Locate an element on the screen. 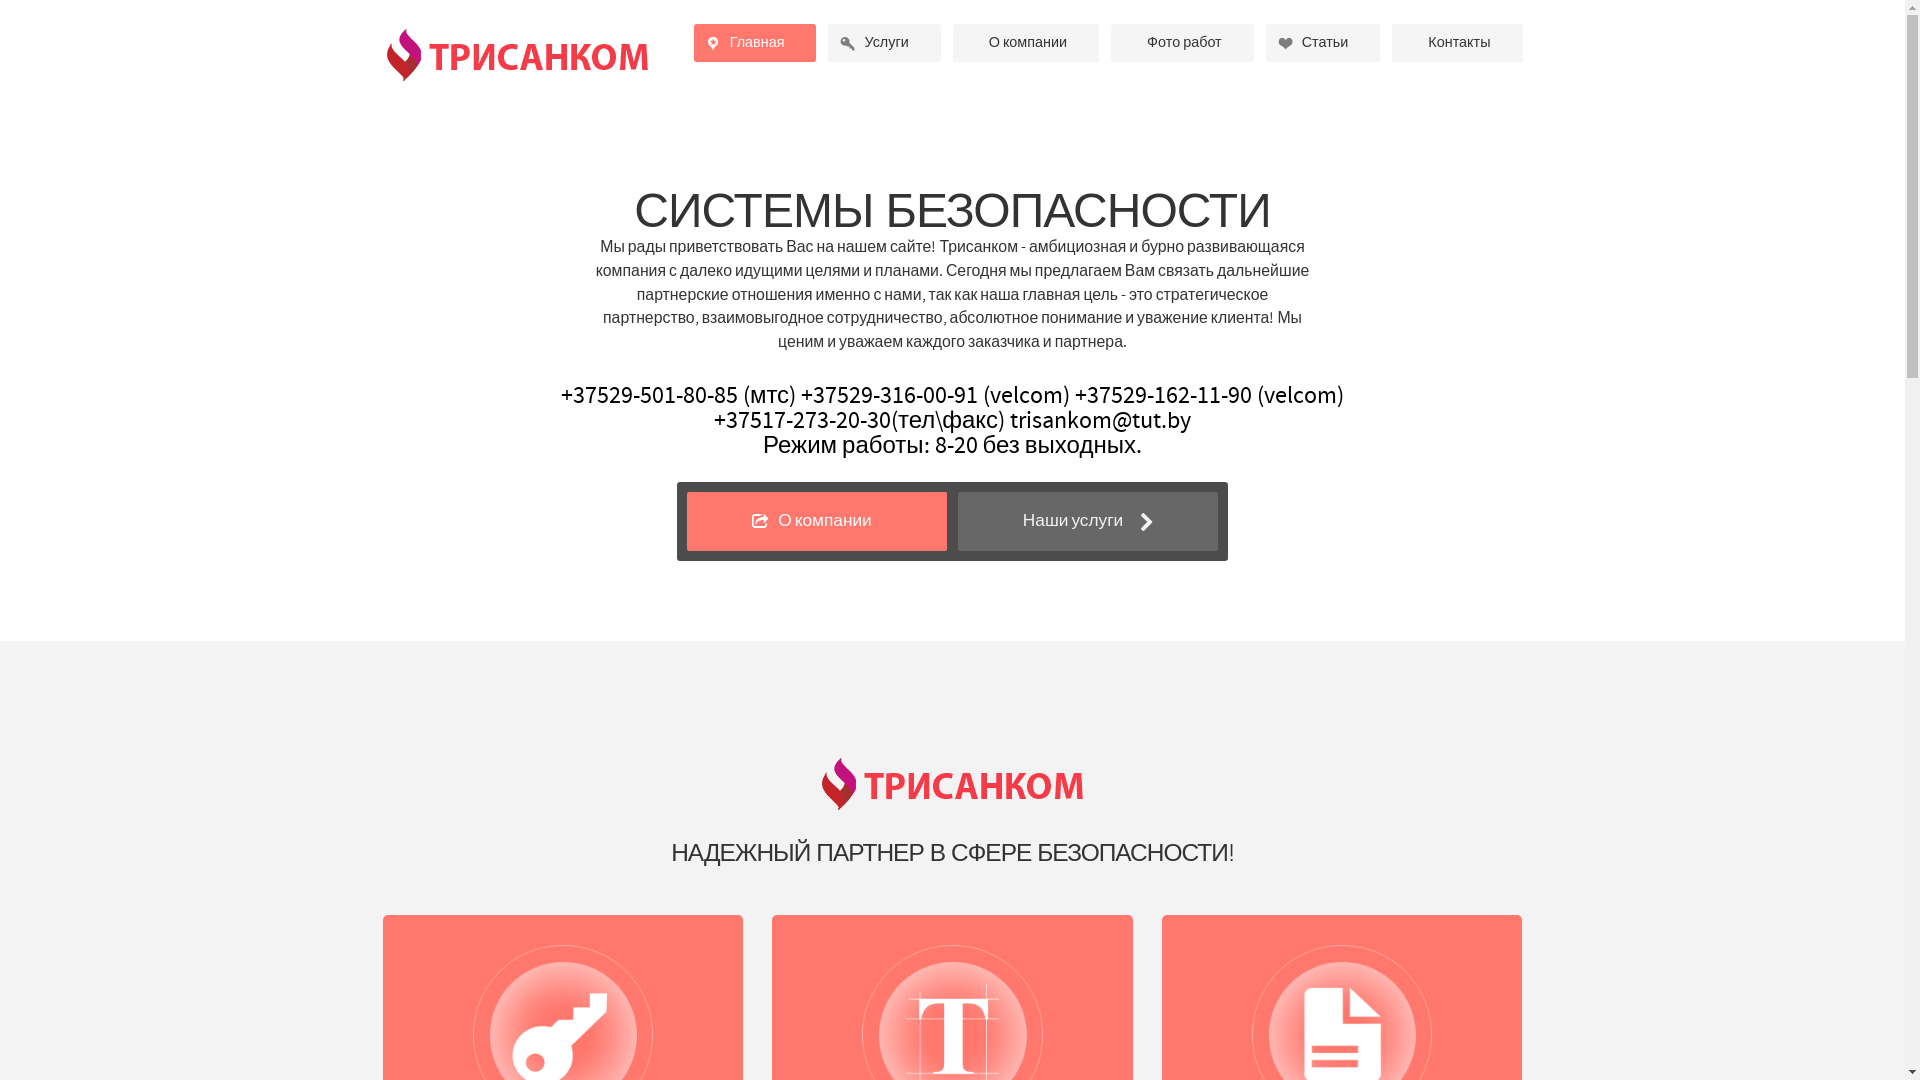  'trisankom@tut.by' is located at coordinates (1099, 419).